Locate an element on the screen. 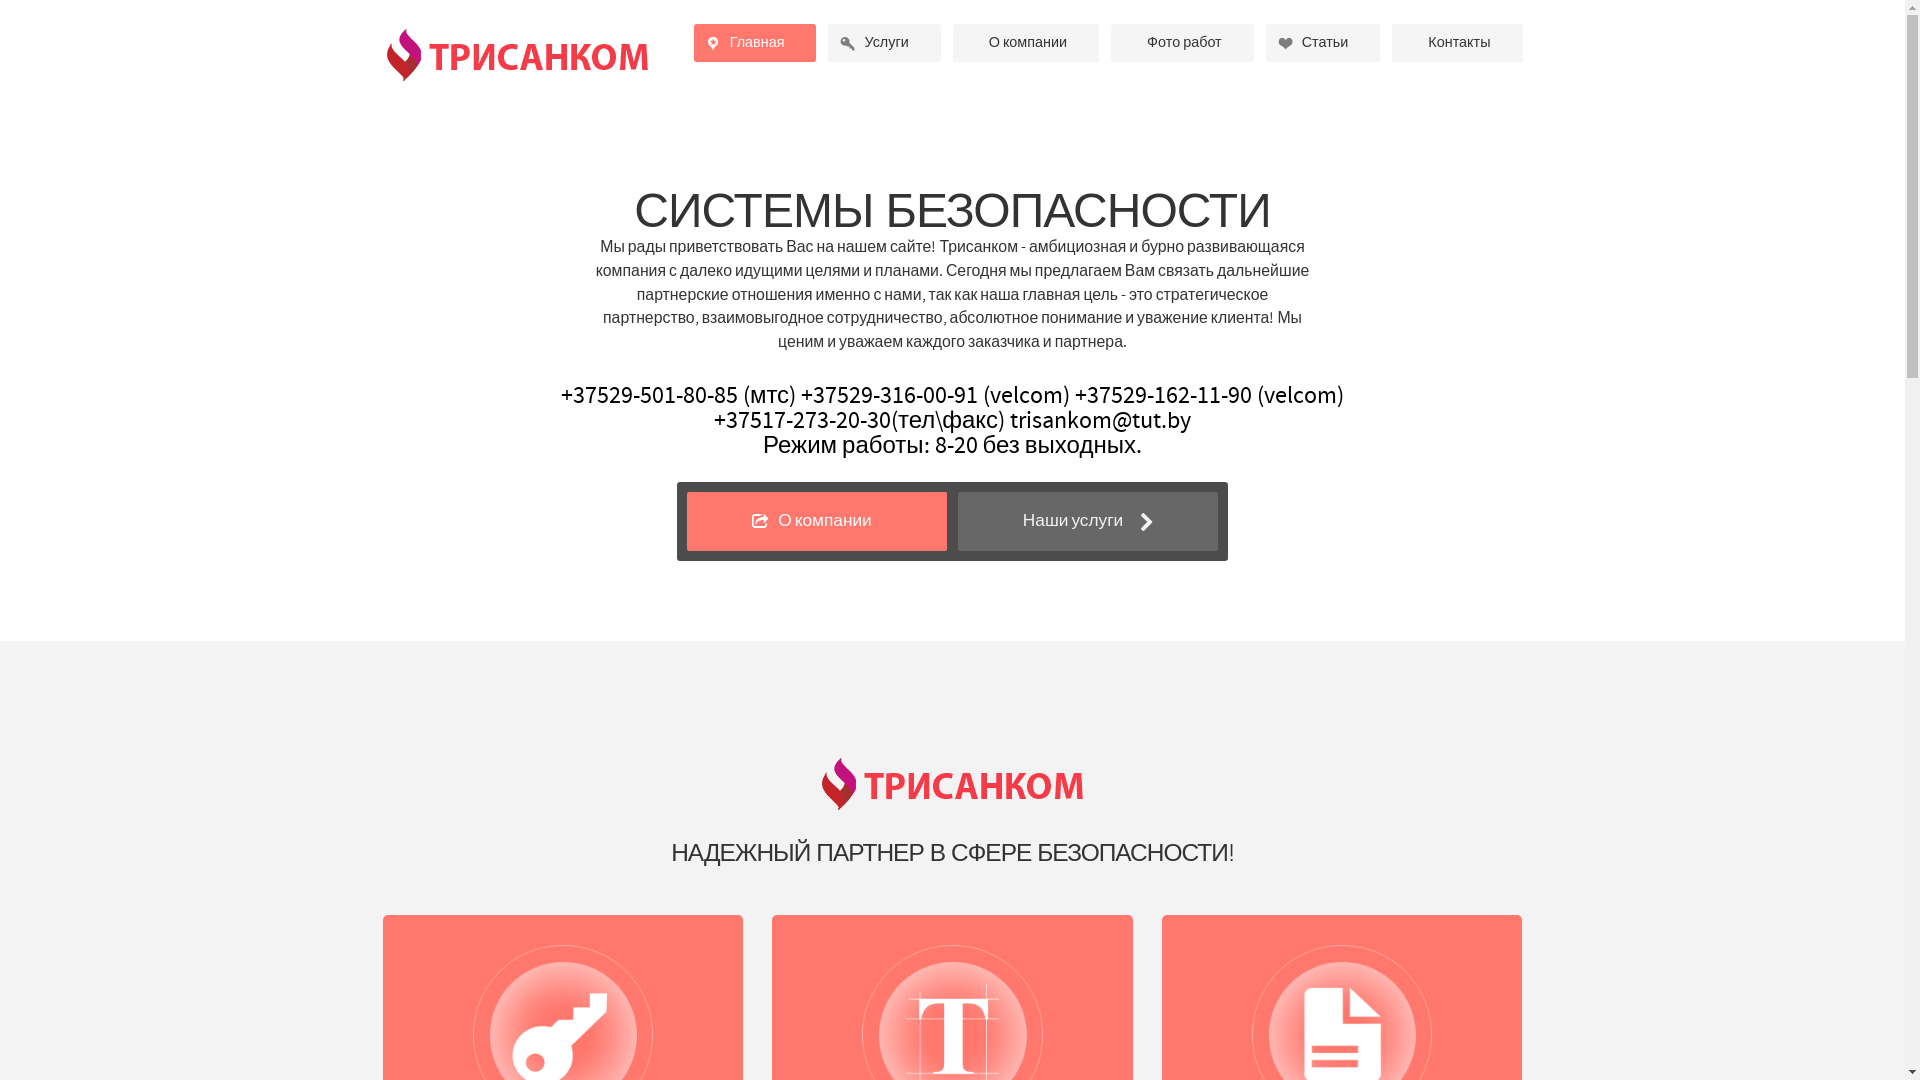  'trisankom@tut.by' is located at coordinates (1099, 419).